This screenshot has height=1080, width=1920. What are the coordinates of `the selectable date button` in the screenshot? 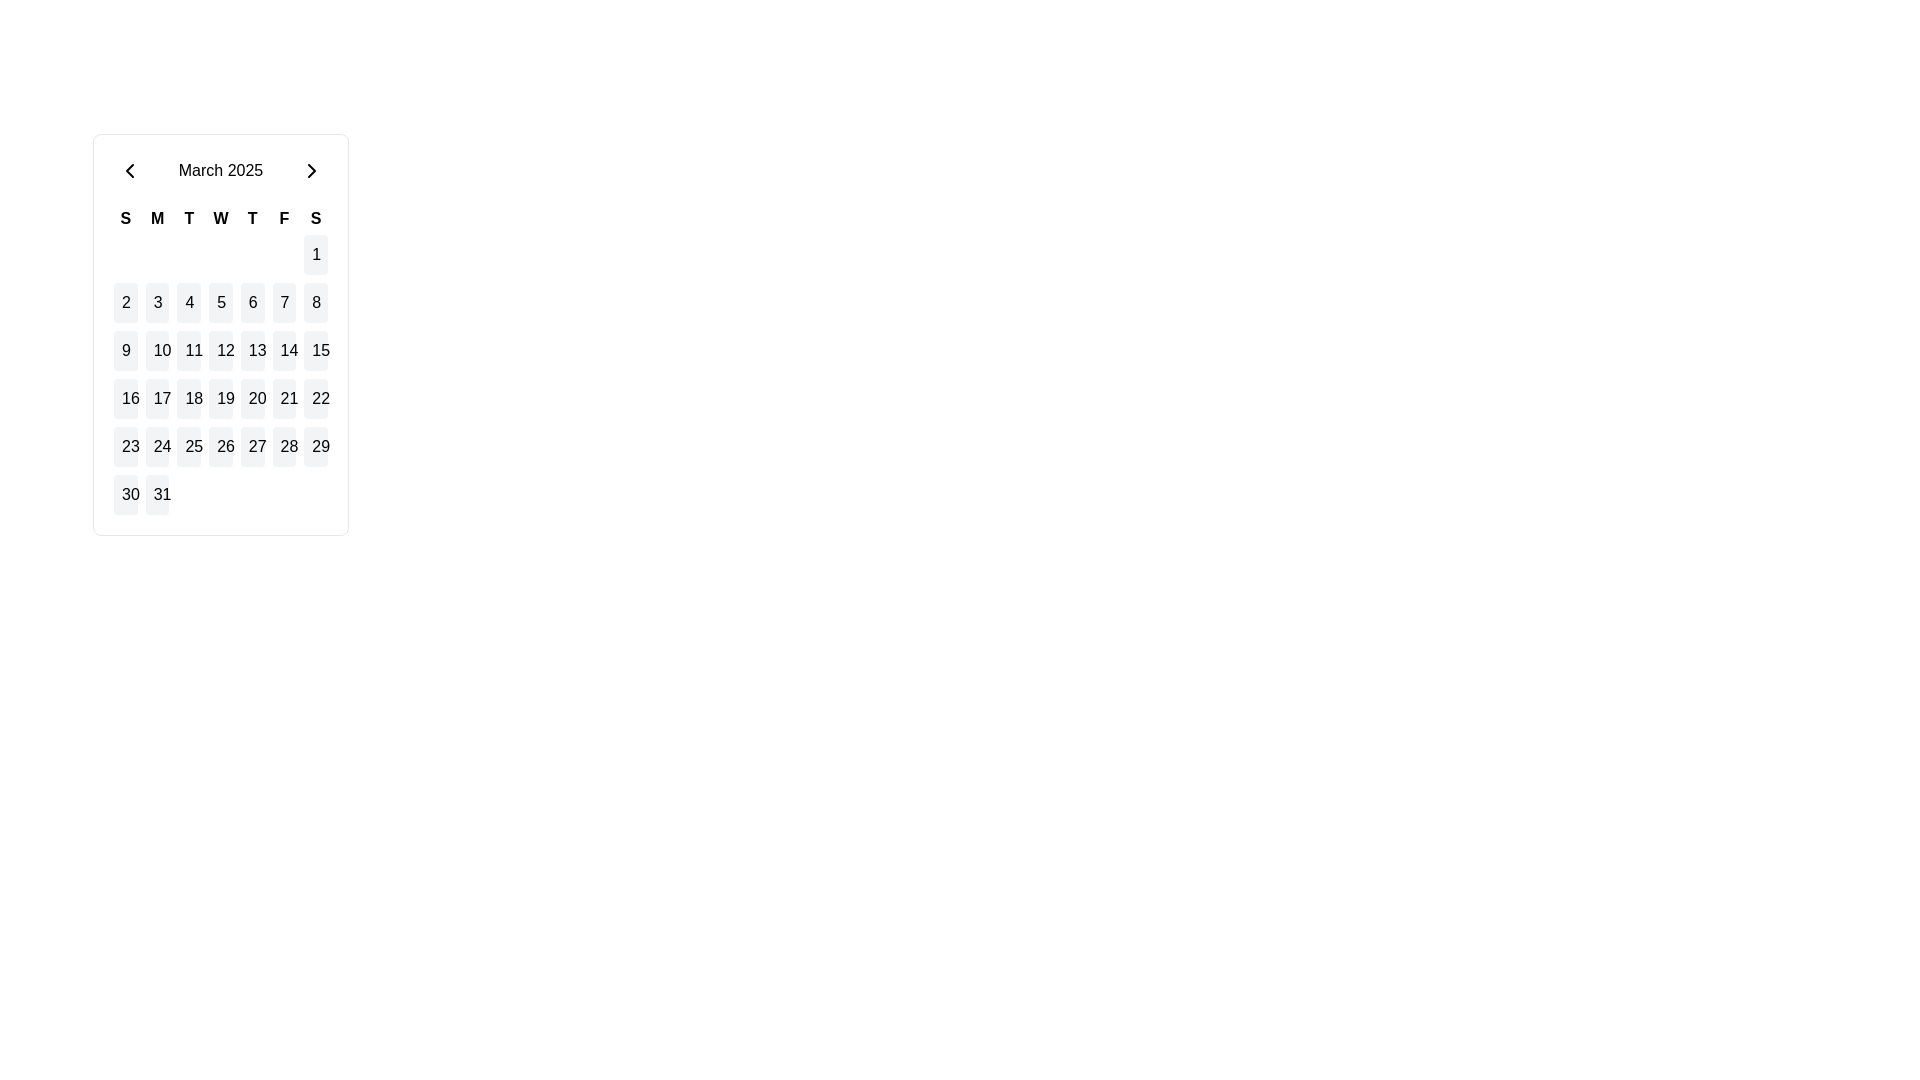 It's located at (220, 350).